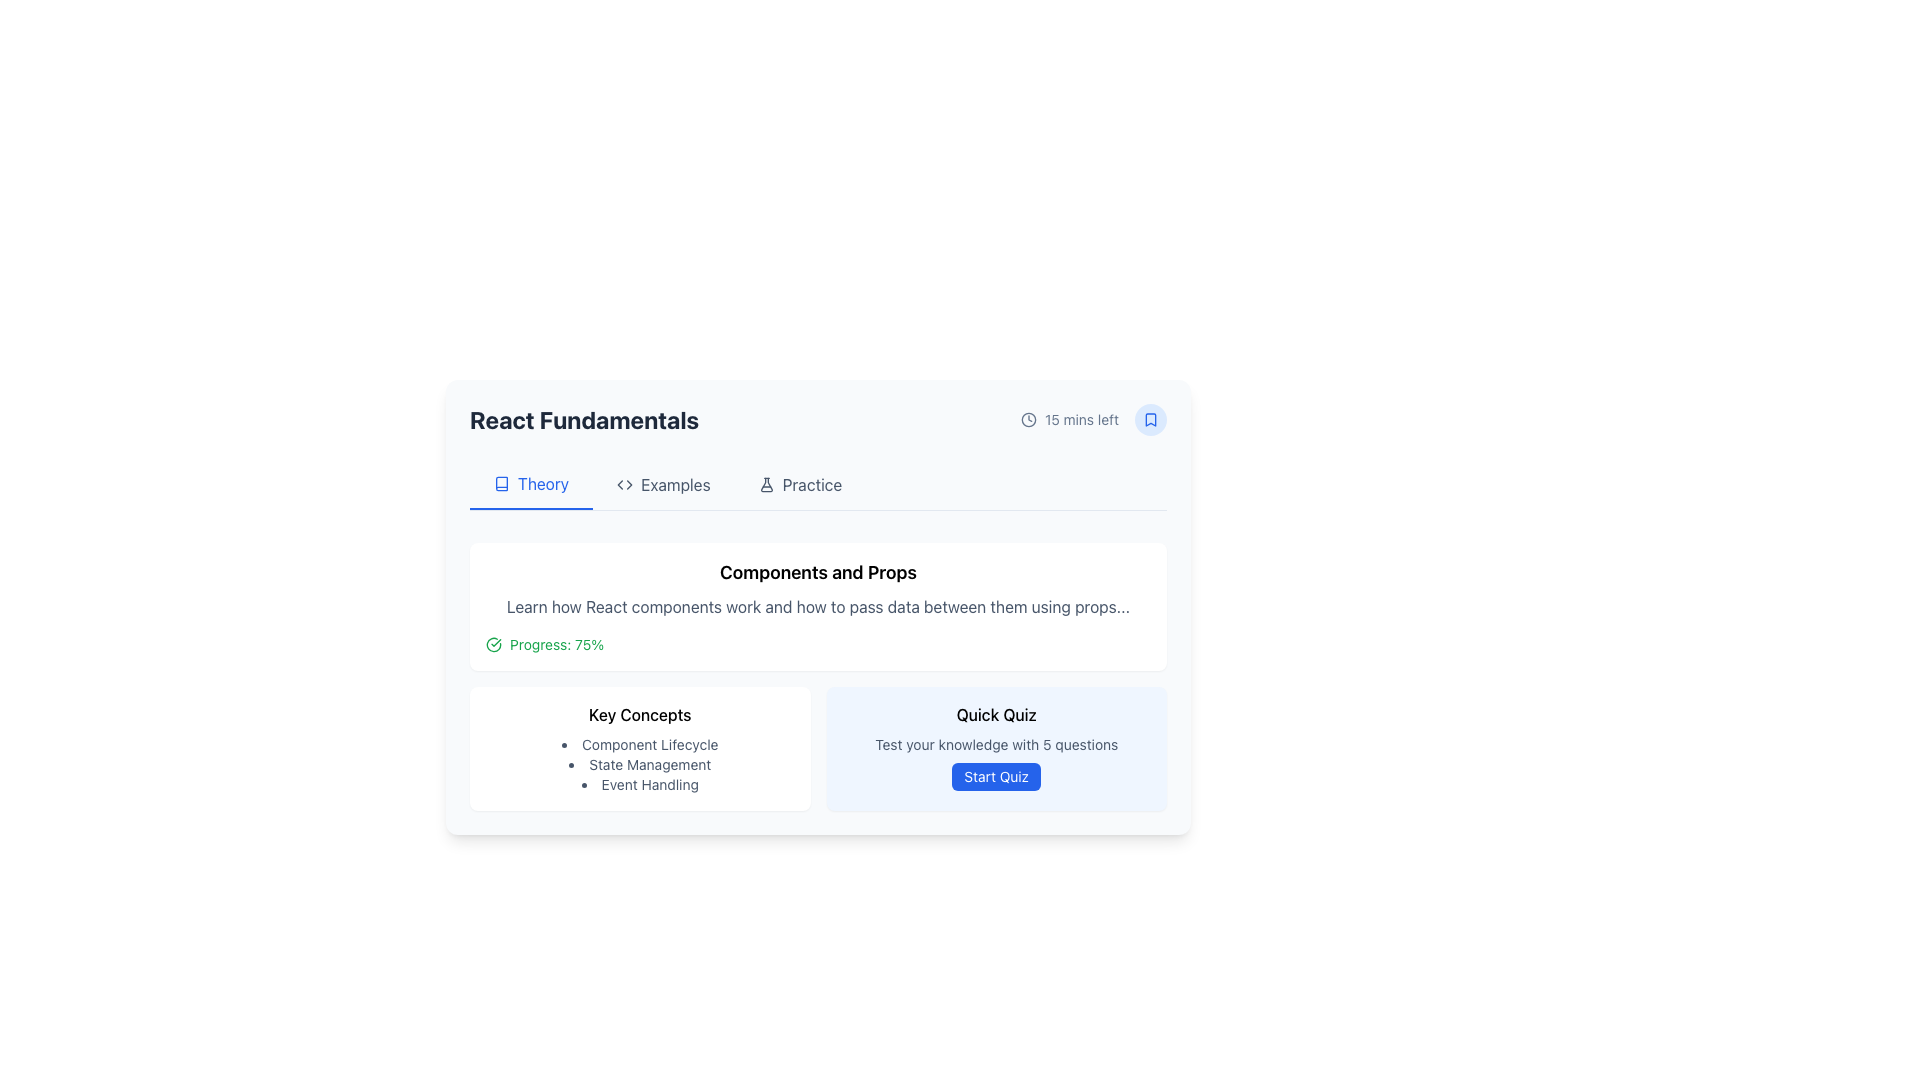 The width and height of the screenshot is (1920, 1080). I want to click on the bookmark button located in the top-right corner of the 'React Fundamentals' card to bookmark or unbookmark the associated content, so click(1151, 419).